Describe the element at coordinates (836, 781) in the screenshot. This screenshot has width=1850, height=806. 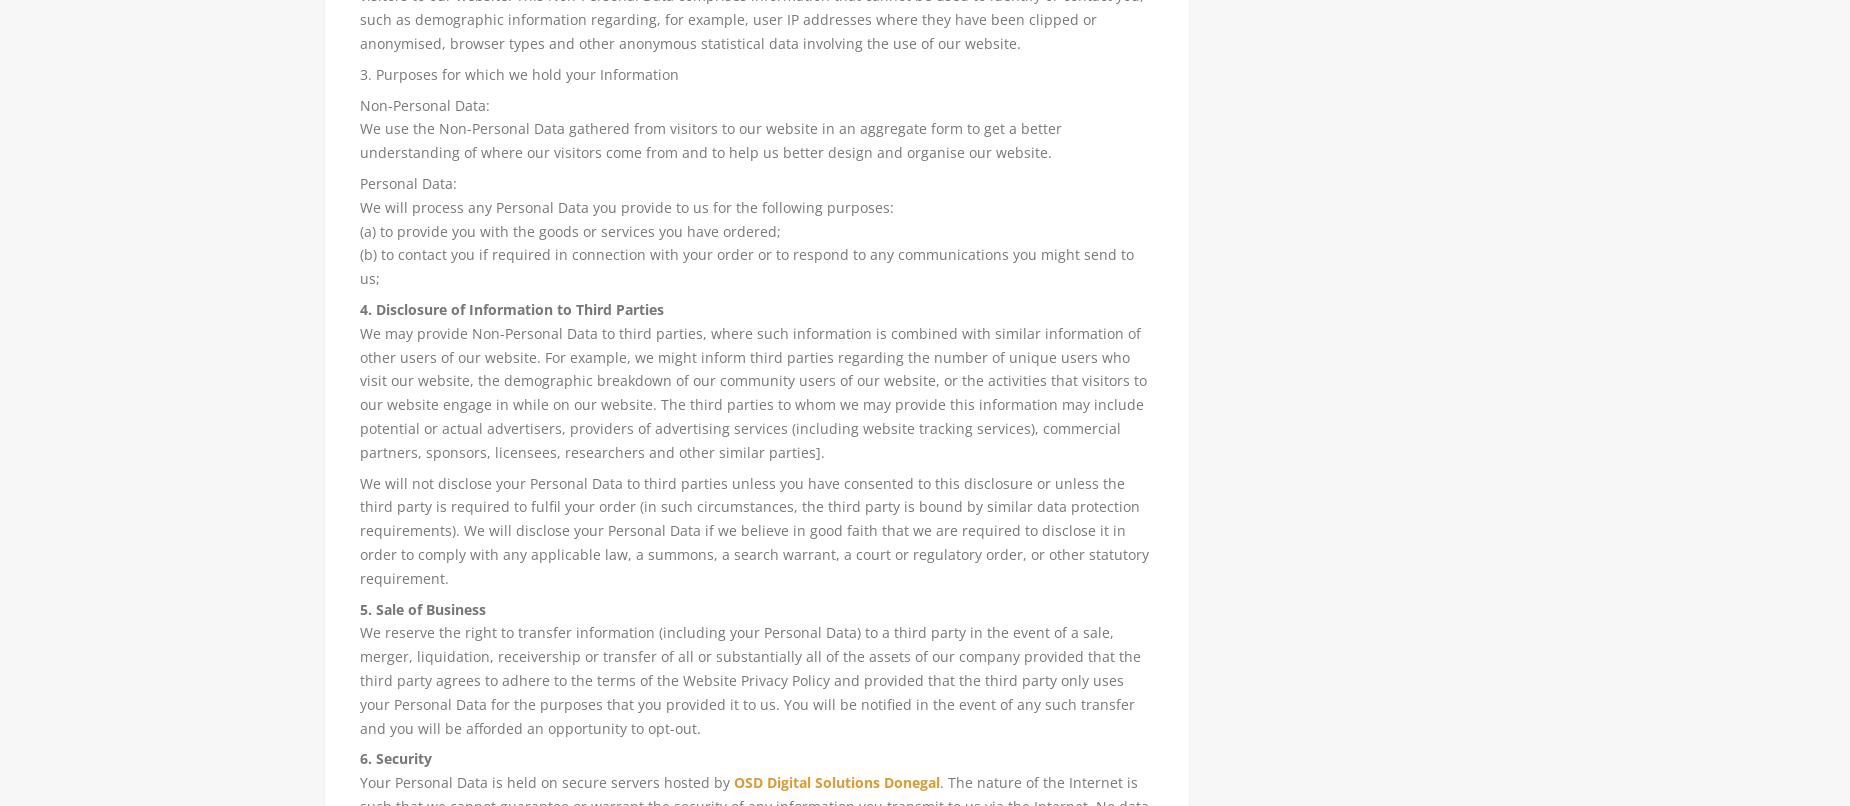
I see `'OSD Digital Solutions Donegal'` at that location.